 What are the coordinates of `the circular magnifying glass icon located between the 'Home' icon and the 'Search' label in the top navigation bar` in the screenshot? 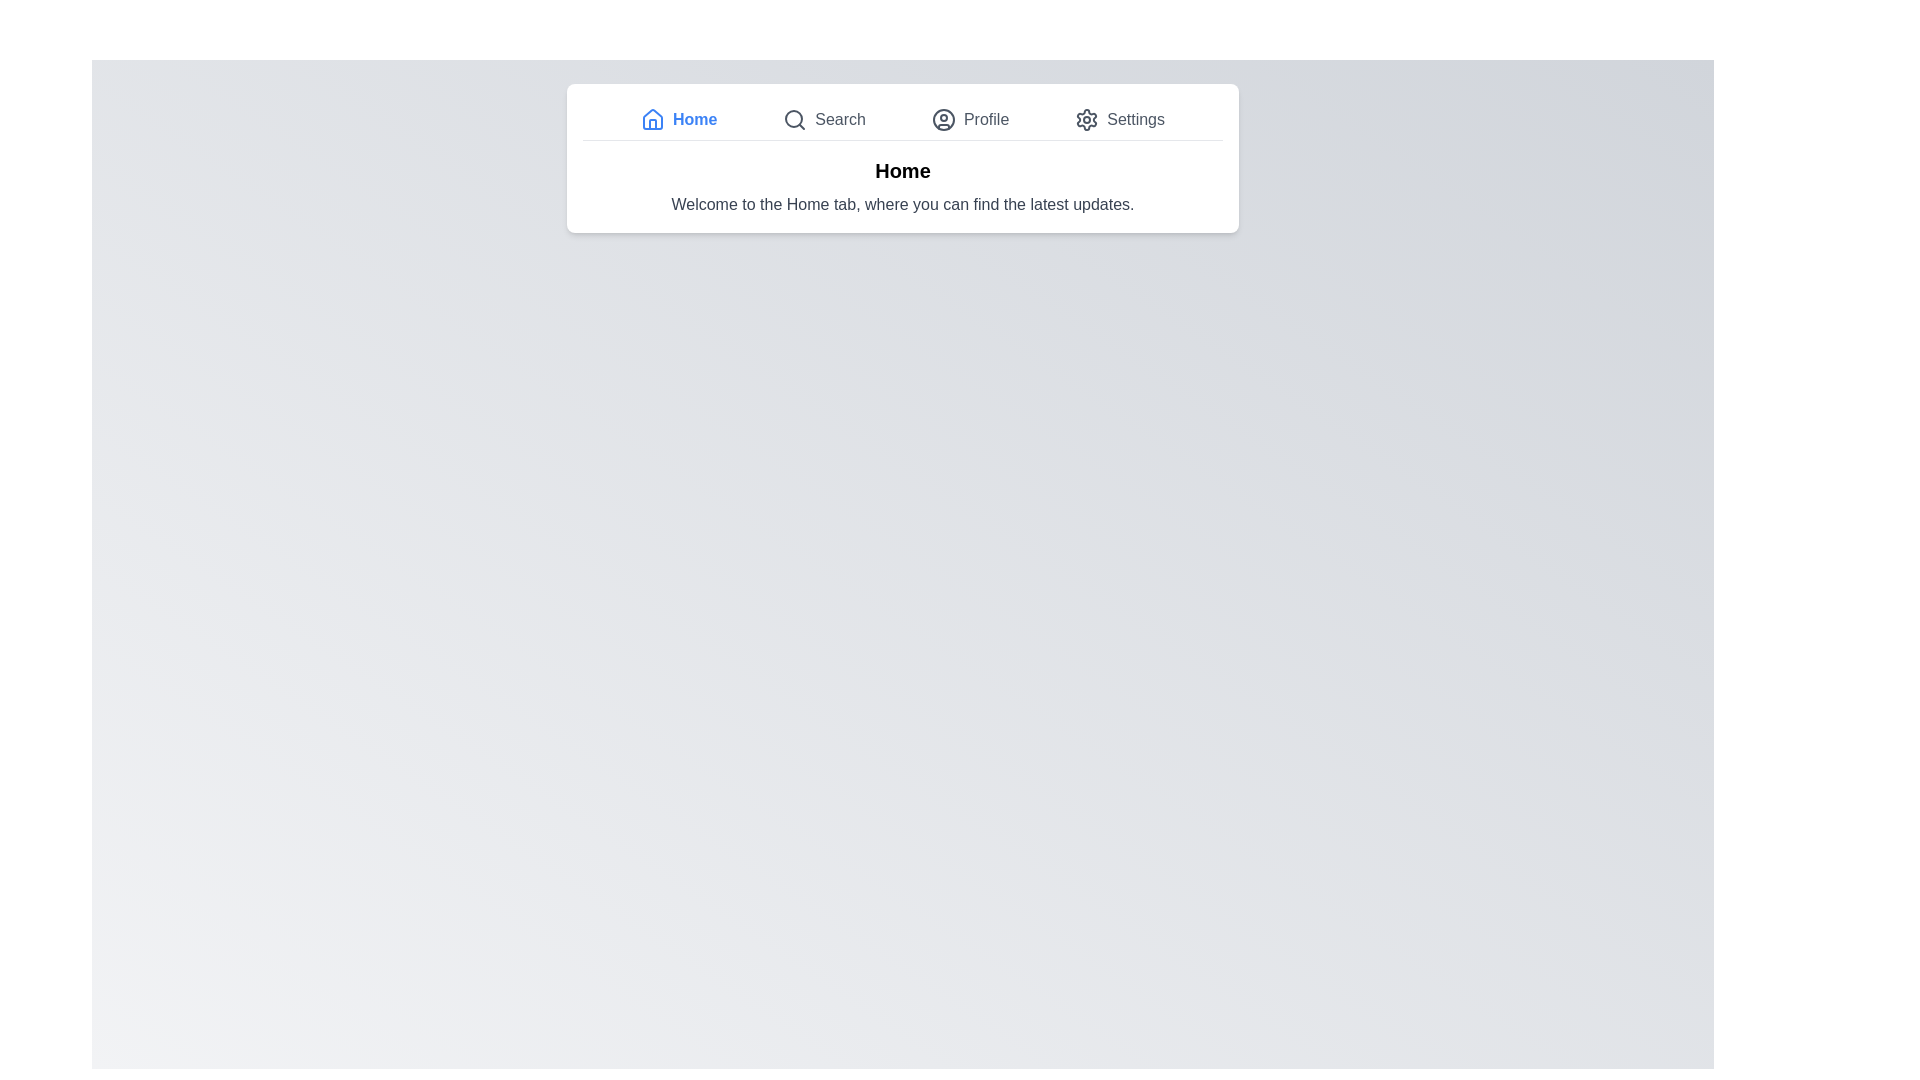 It's located at (794, 119).